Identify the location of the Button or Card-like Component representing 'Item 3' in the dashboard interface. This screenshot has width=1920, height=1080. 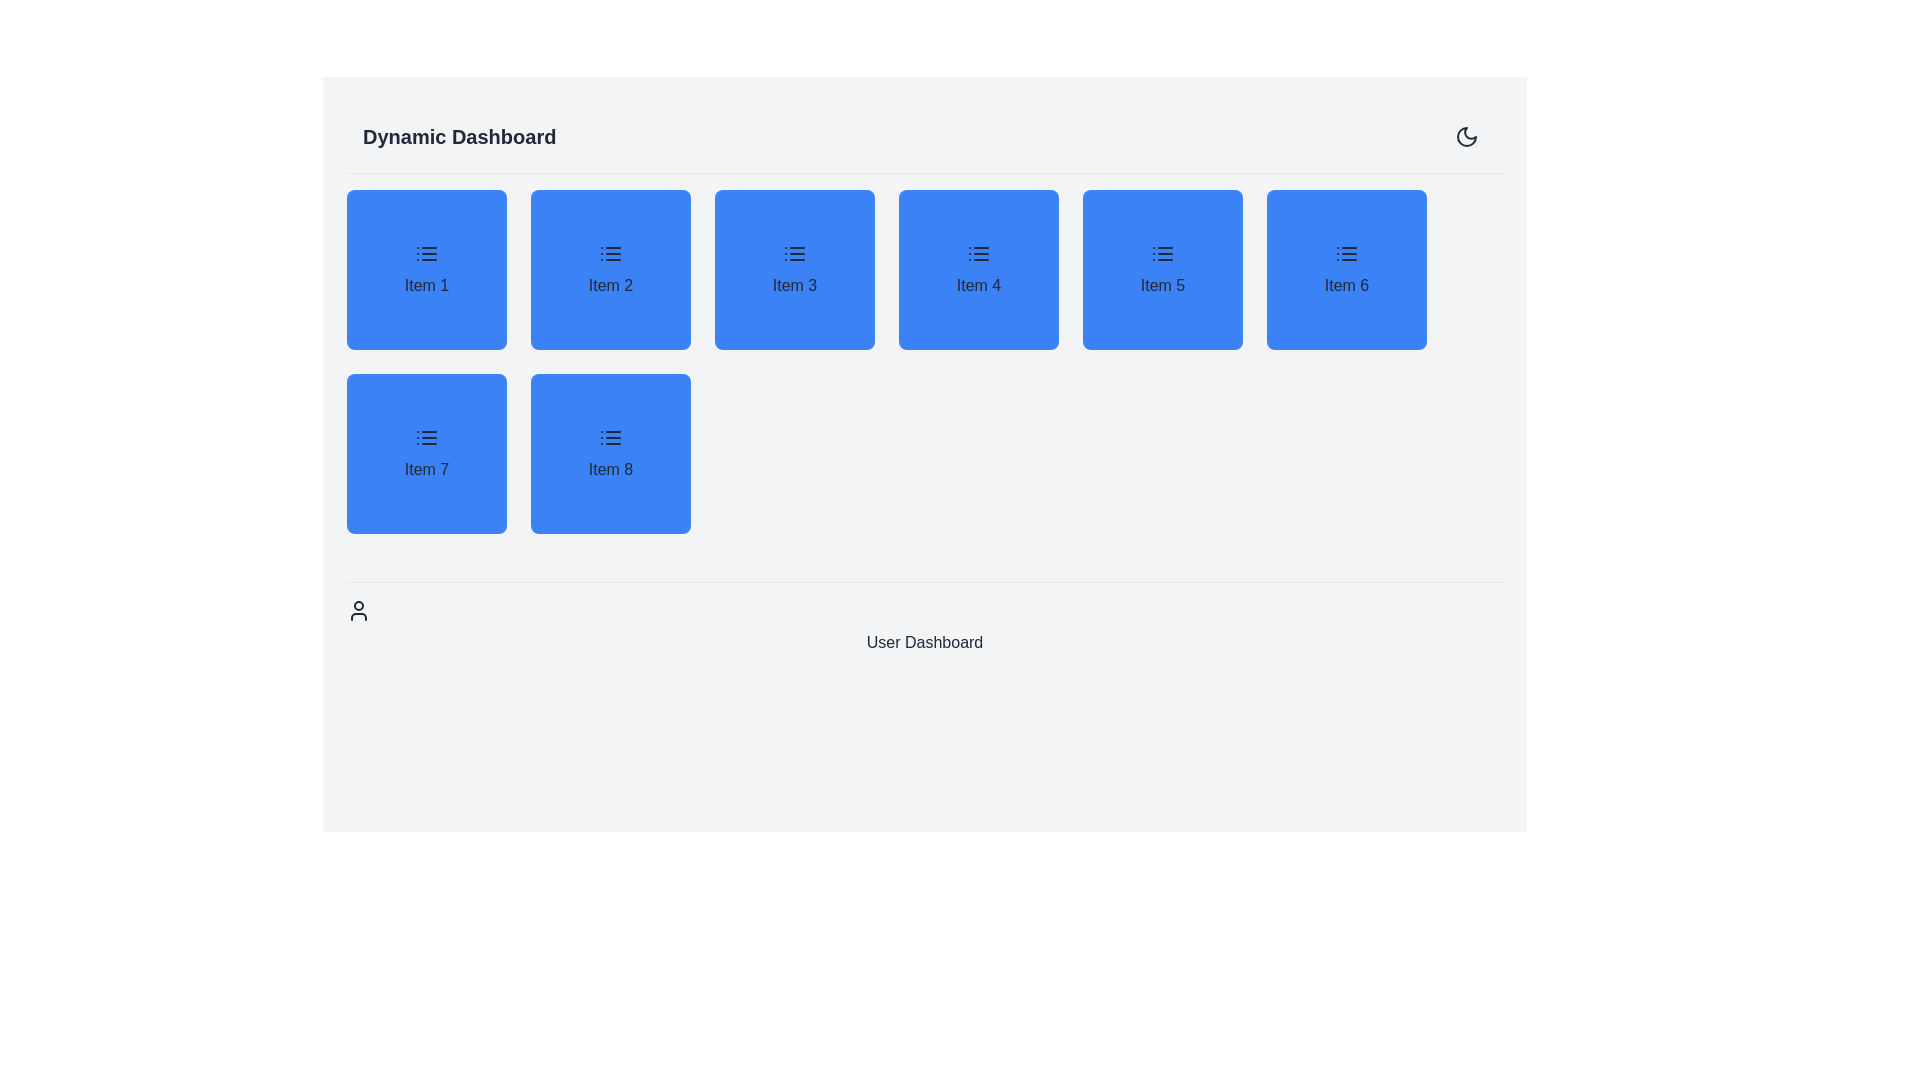
(794, 270).